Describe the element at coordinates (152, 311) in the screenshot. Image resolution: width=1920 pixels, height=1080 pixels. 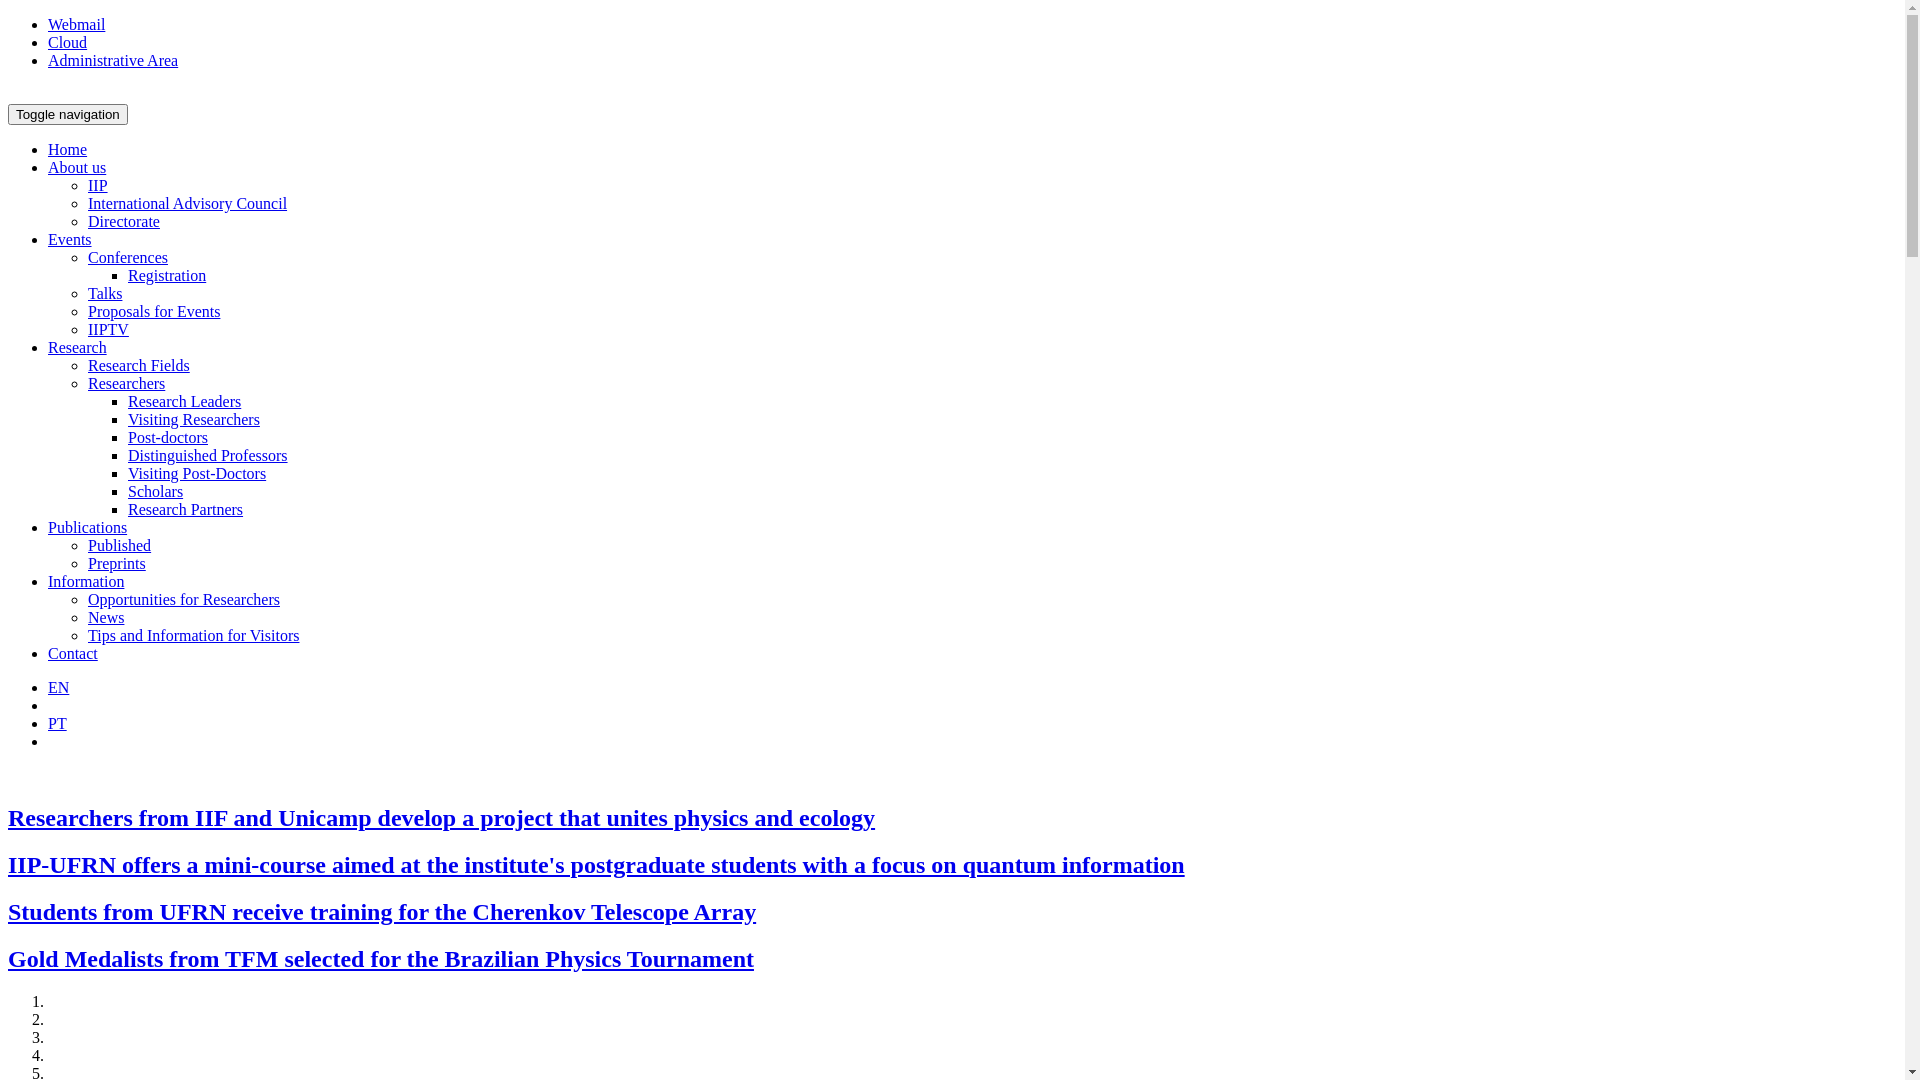
I see `'Proposals for Events'` at that location.